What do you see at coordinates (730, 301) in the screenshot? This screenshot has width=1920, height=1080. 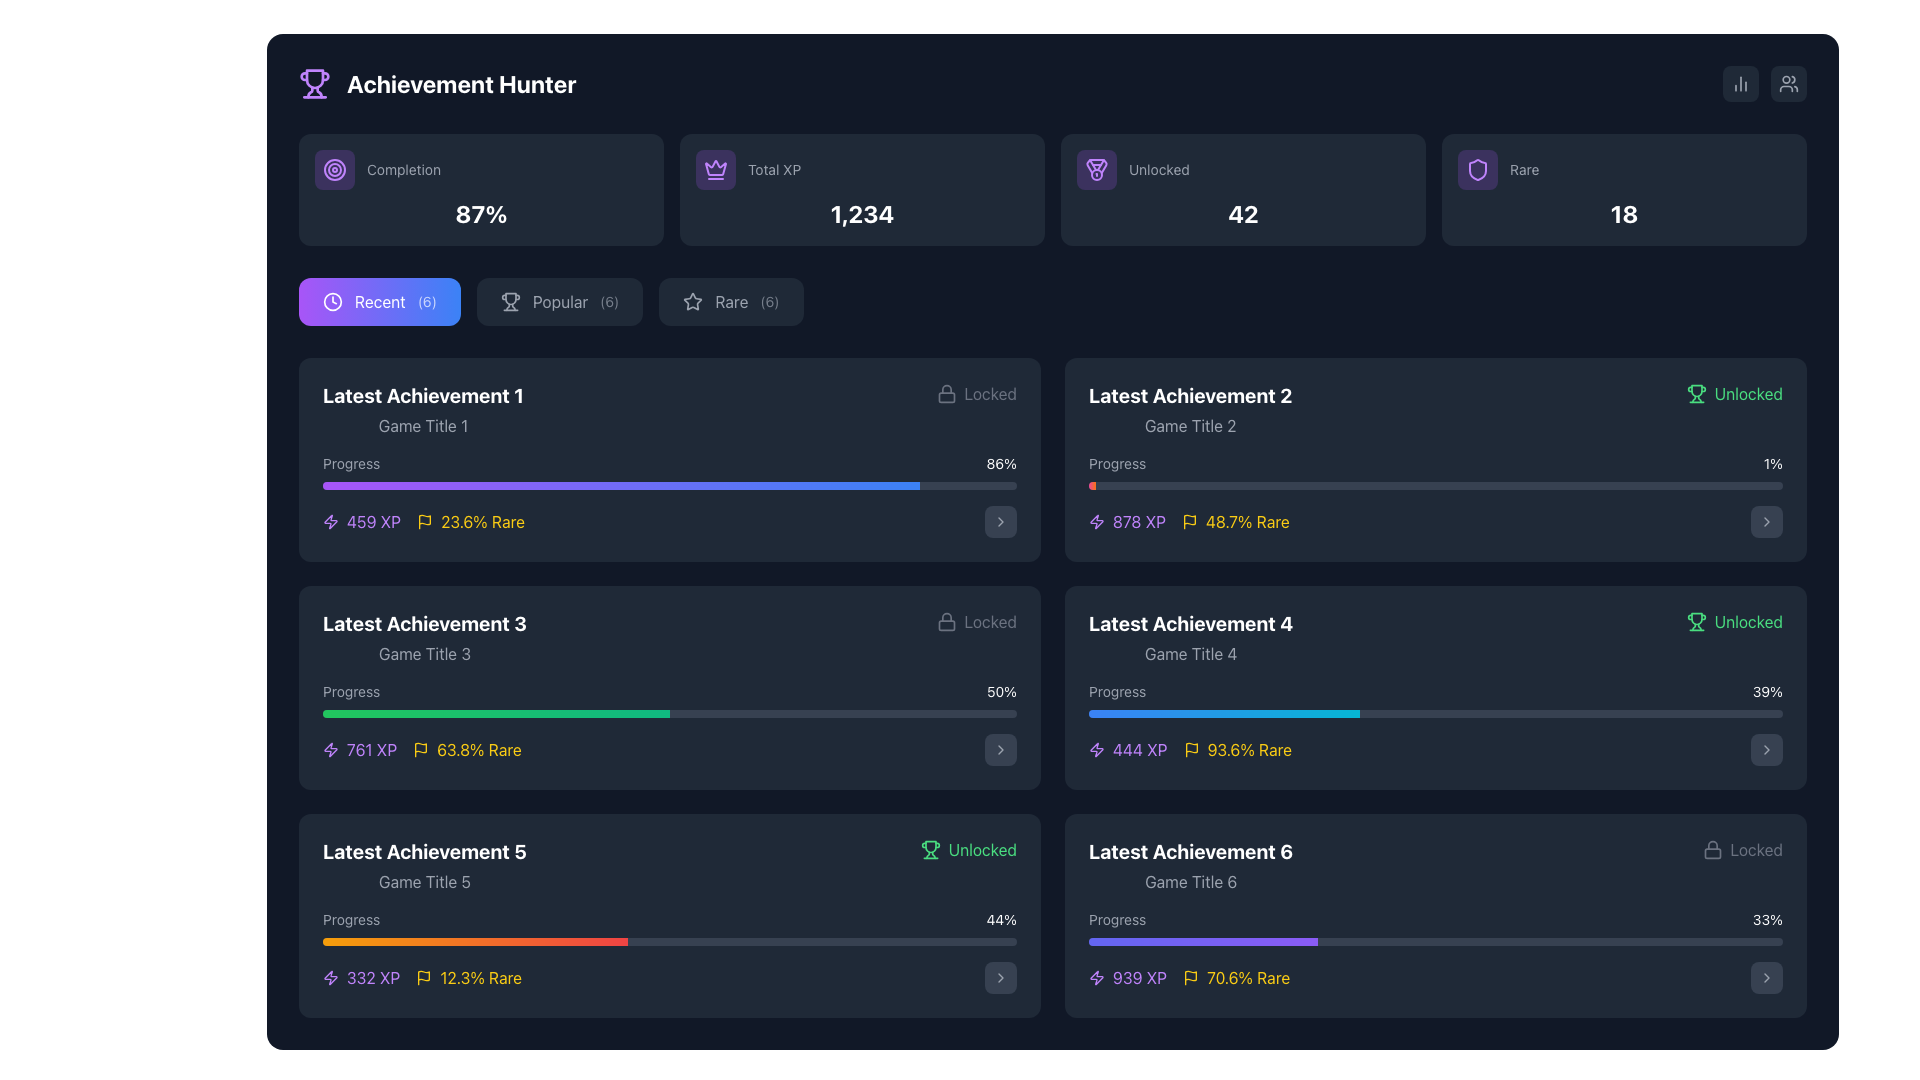 I see `the third button labeled 'Rare(6)' with a star outline icon` at bounding box center [730, 301].